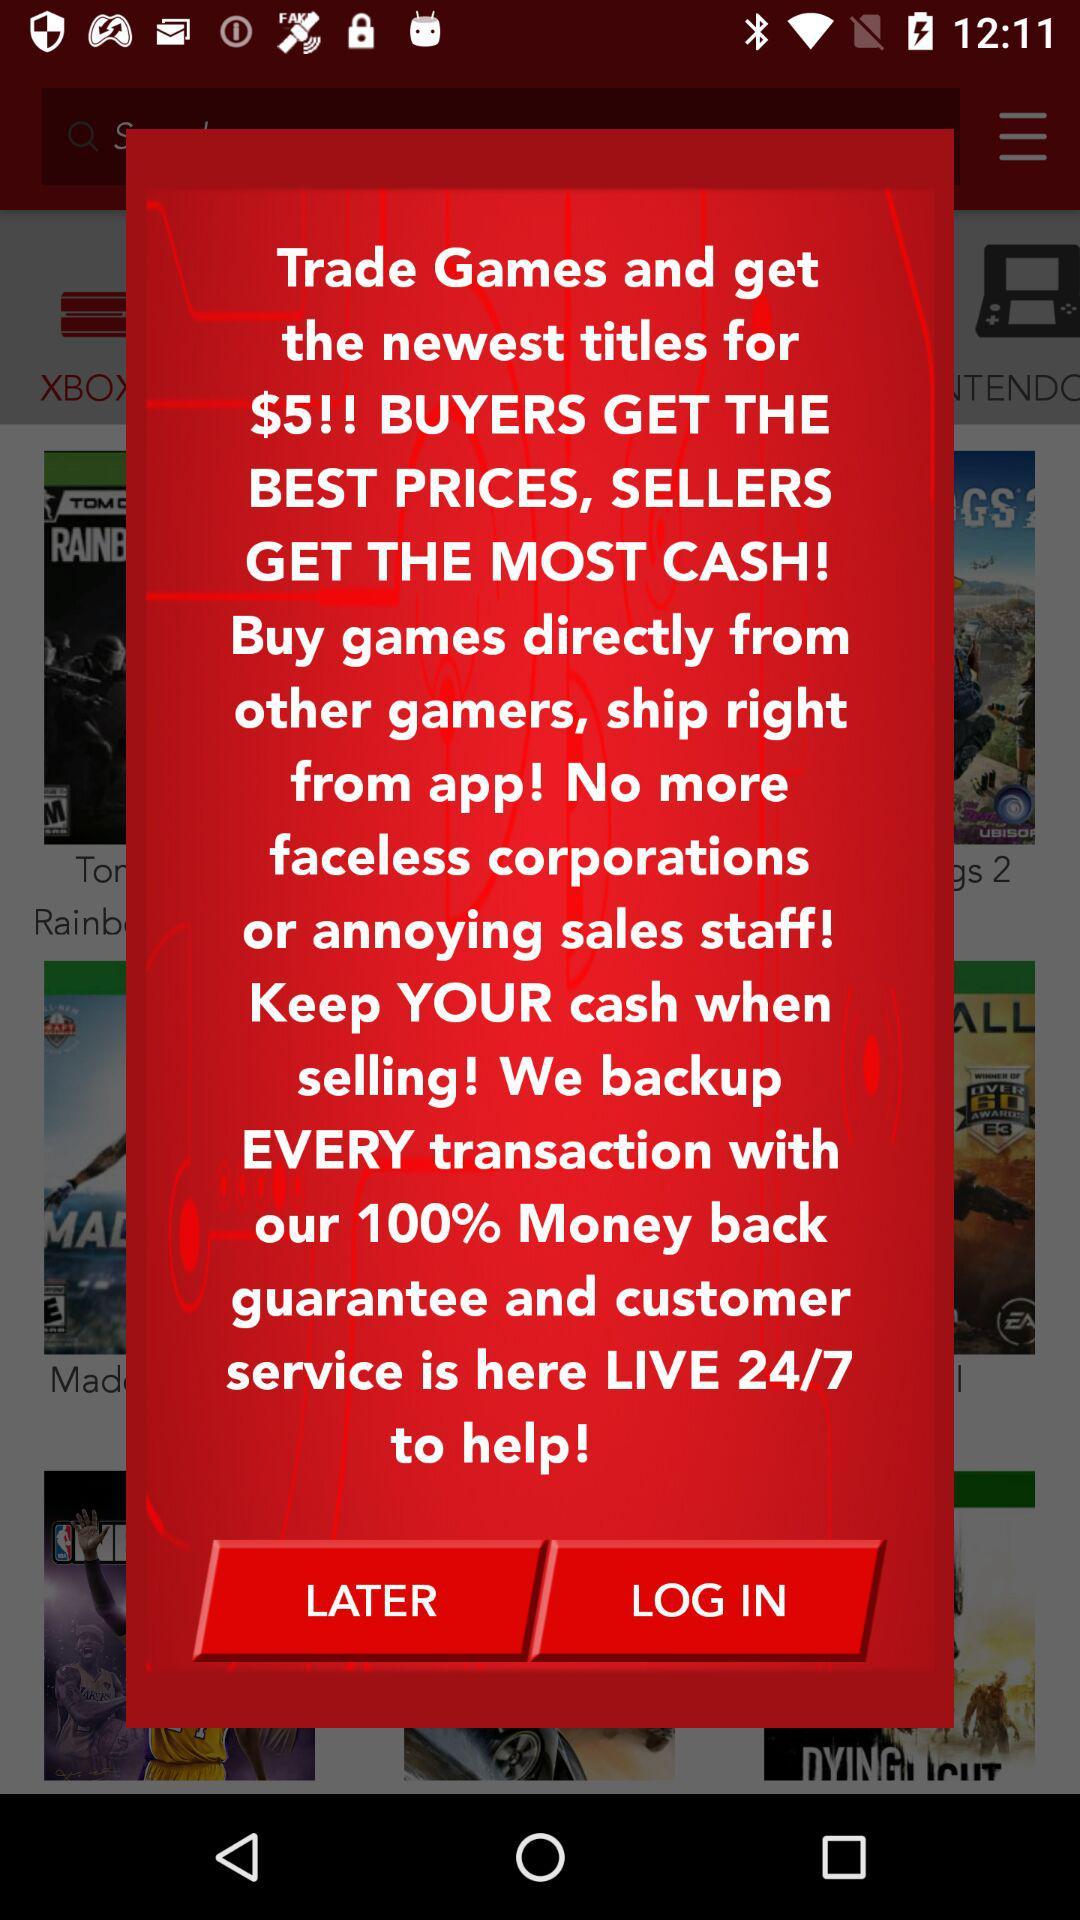  I want to click on log in item, so click(708, 1600).